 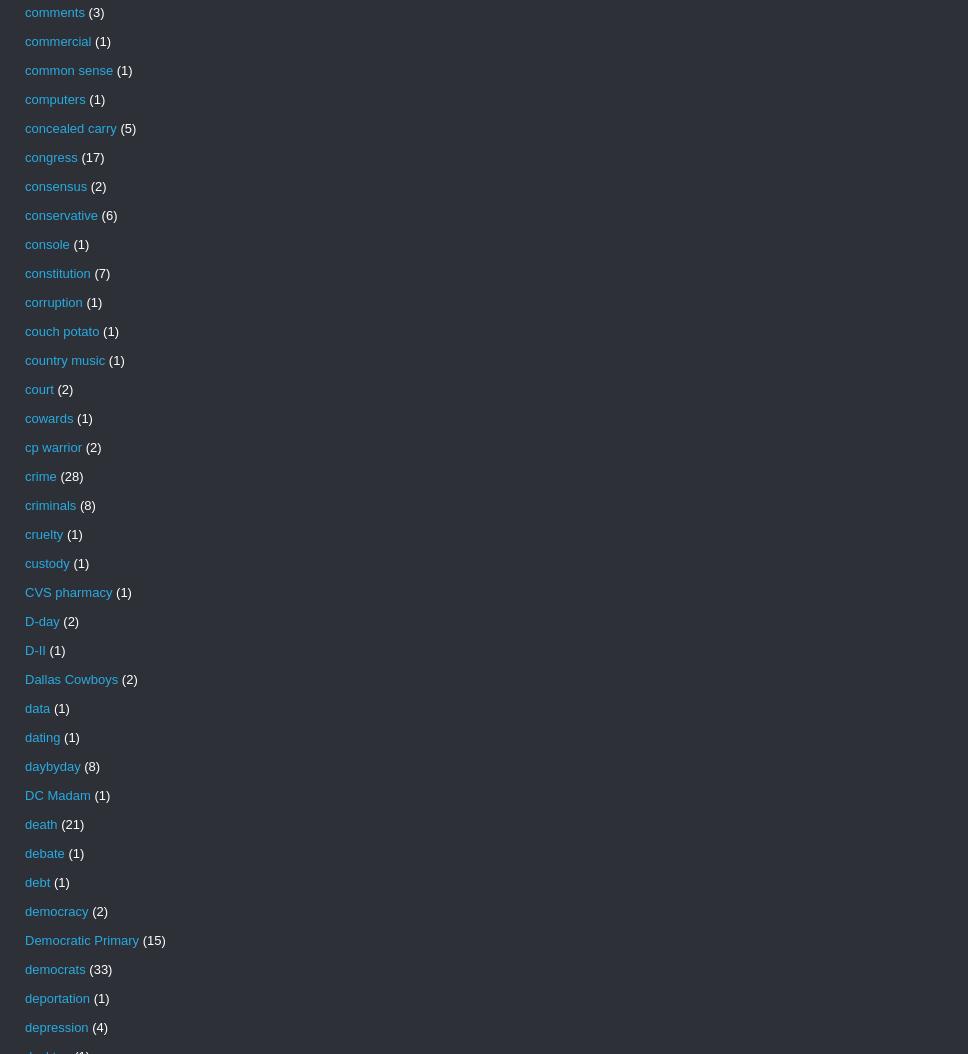 What do you see at coordinates (56, 41) in the screenshot?
I see `'commercial'` at bounding box center [56, 41].